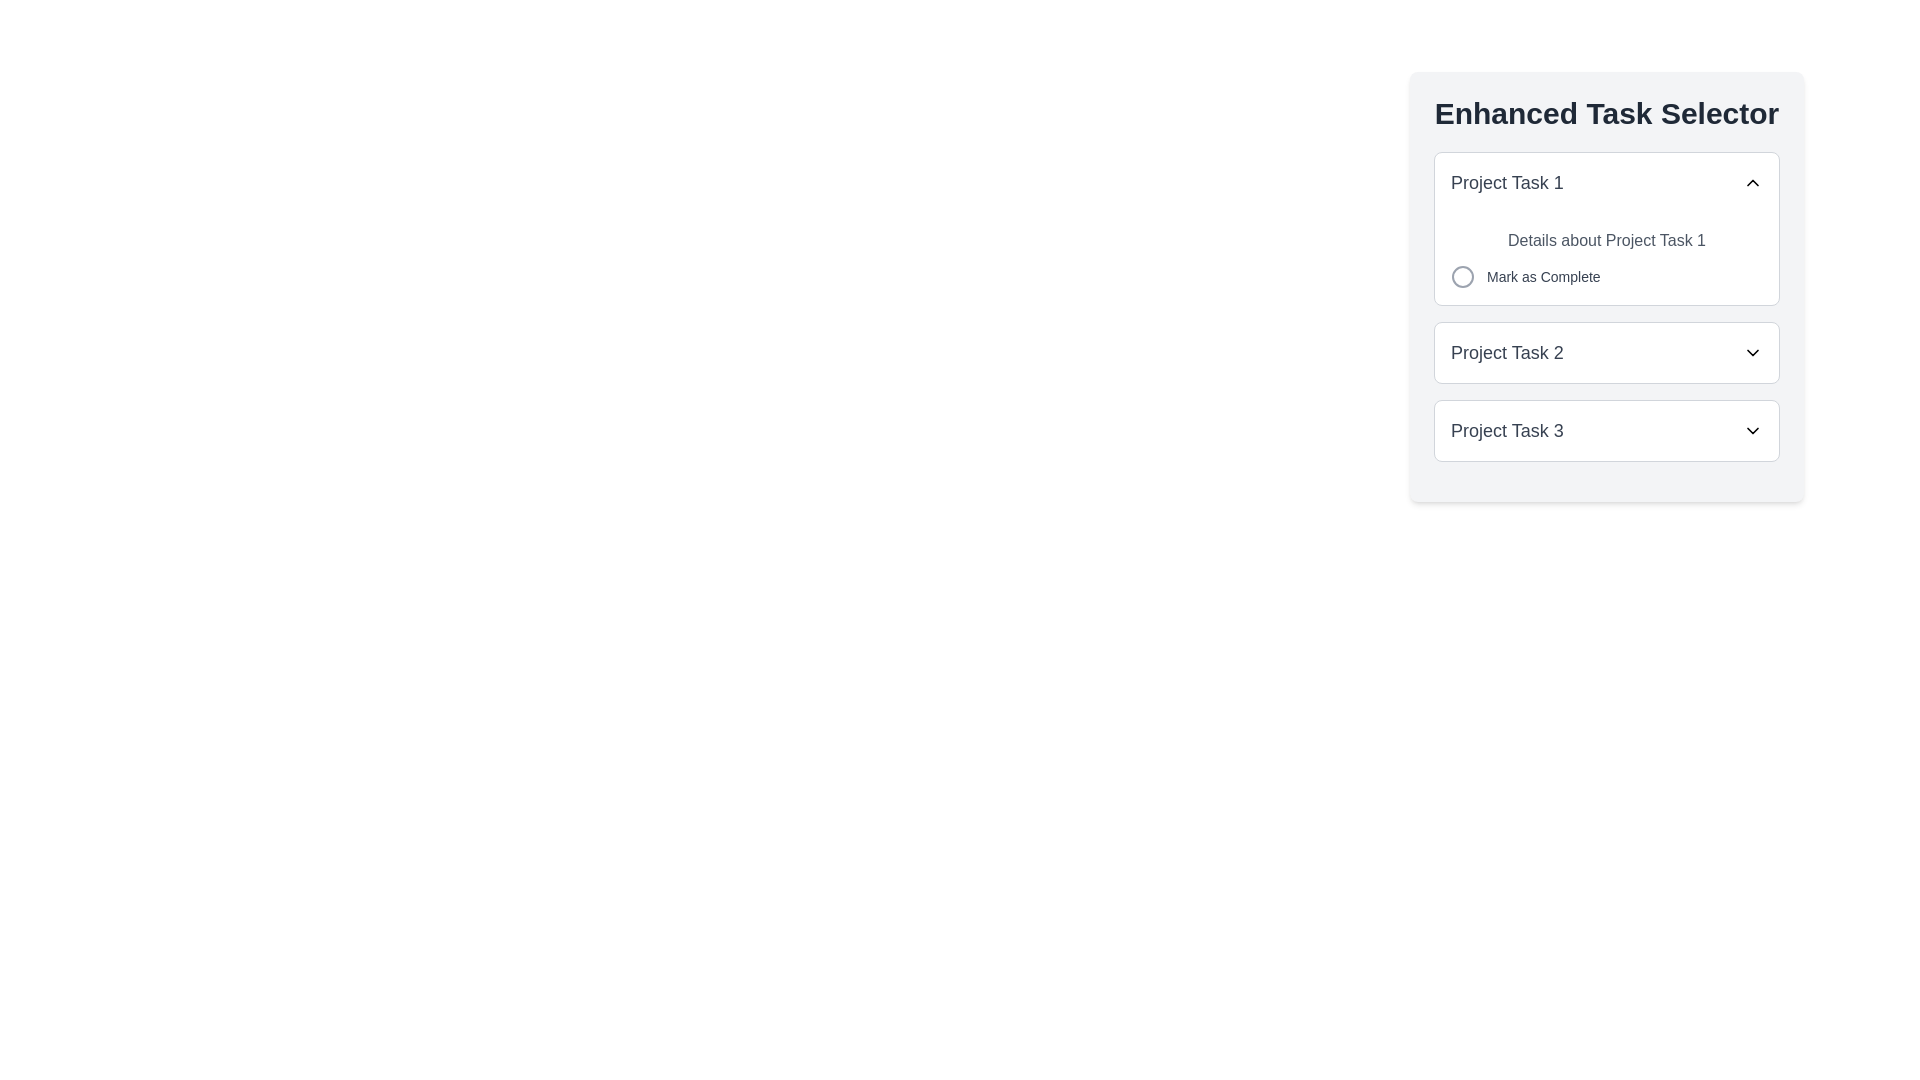 This screenshot has height=1080, width=1920. Describe the element at coordinates (1507, 182) in the screenshot. I see `the text label on the left side of the task preview box` at that location.